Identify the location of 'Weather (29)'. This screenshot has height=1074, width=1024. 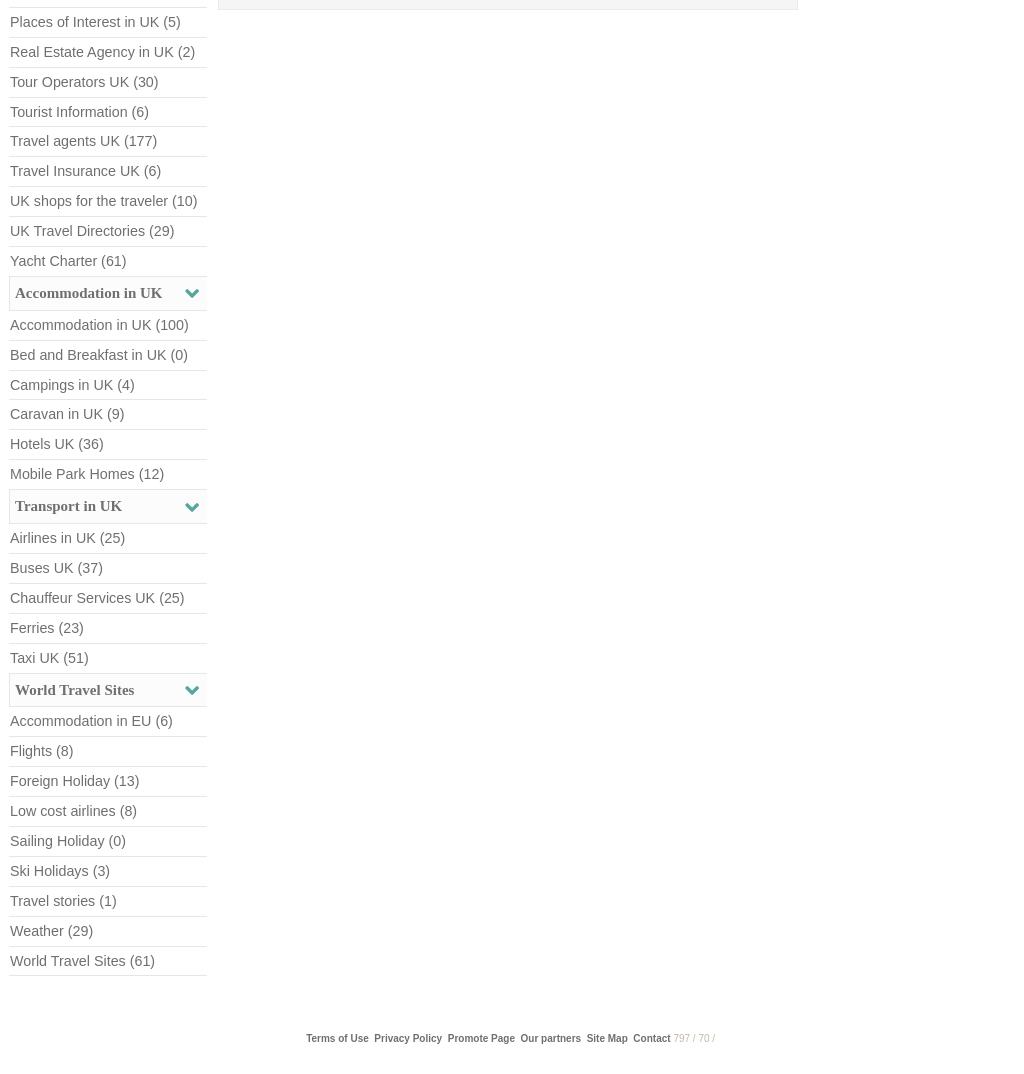
(50, 929).